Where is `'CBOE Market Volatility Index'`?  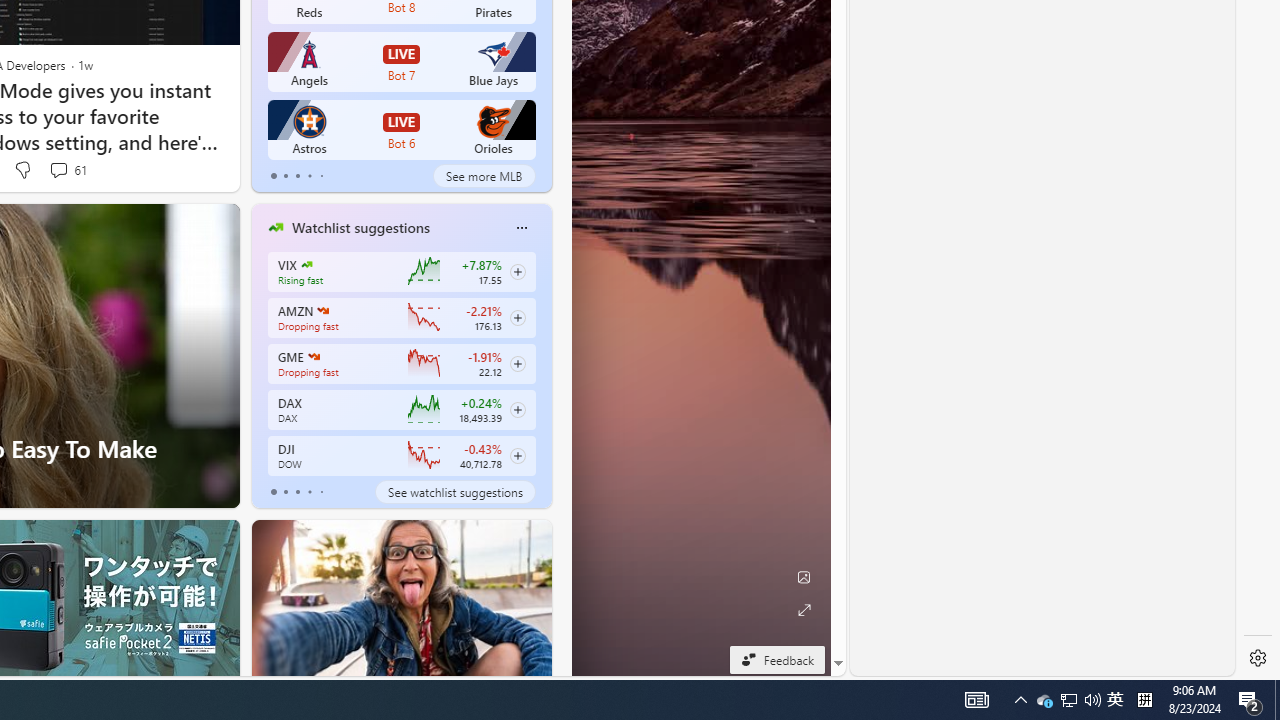 'CBOE Market Volatility Index' is located at coordinates (305, 263).